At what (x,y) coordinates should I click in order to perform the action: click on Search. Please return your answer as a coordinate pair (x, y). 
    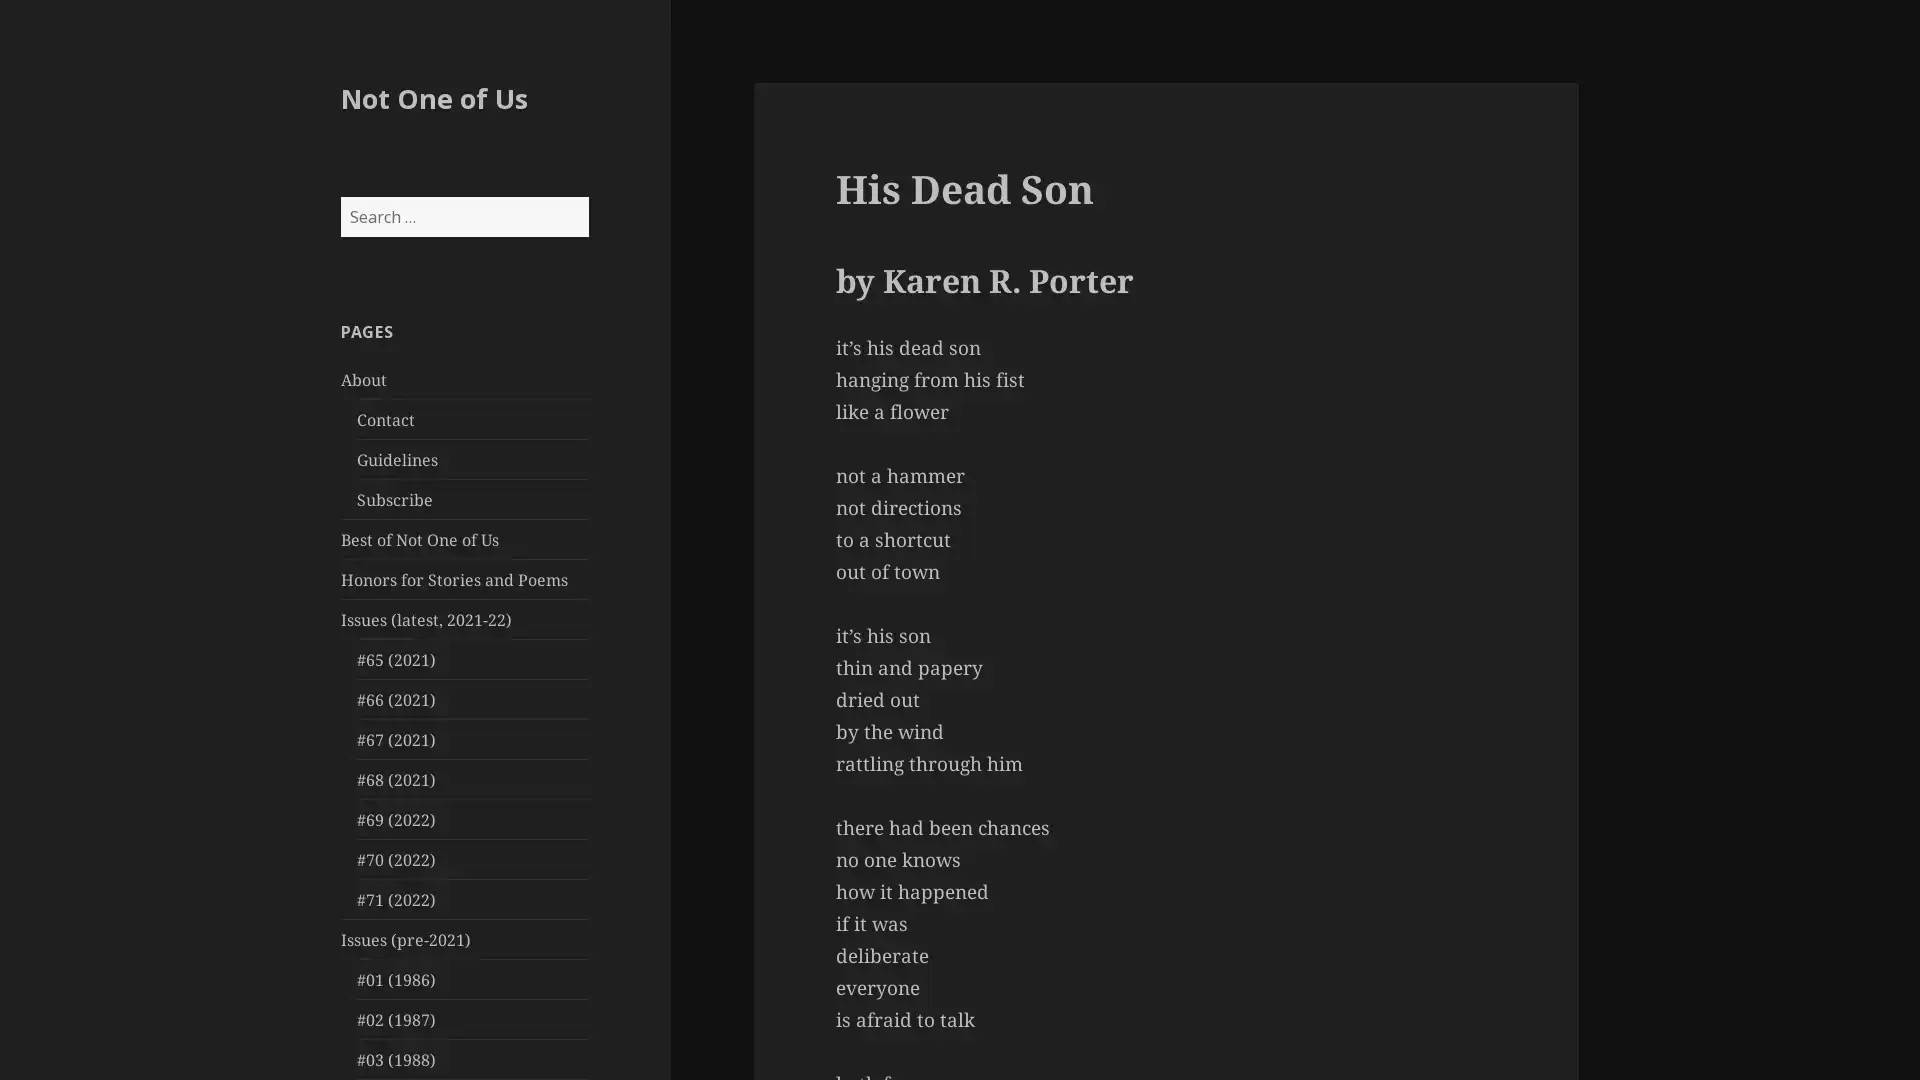
    Looking at the image, I should click on (586, 196).